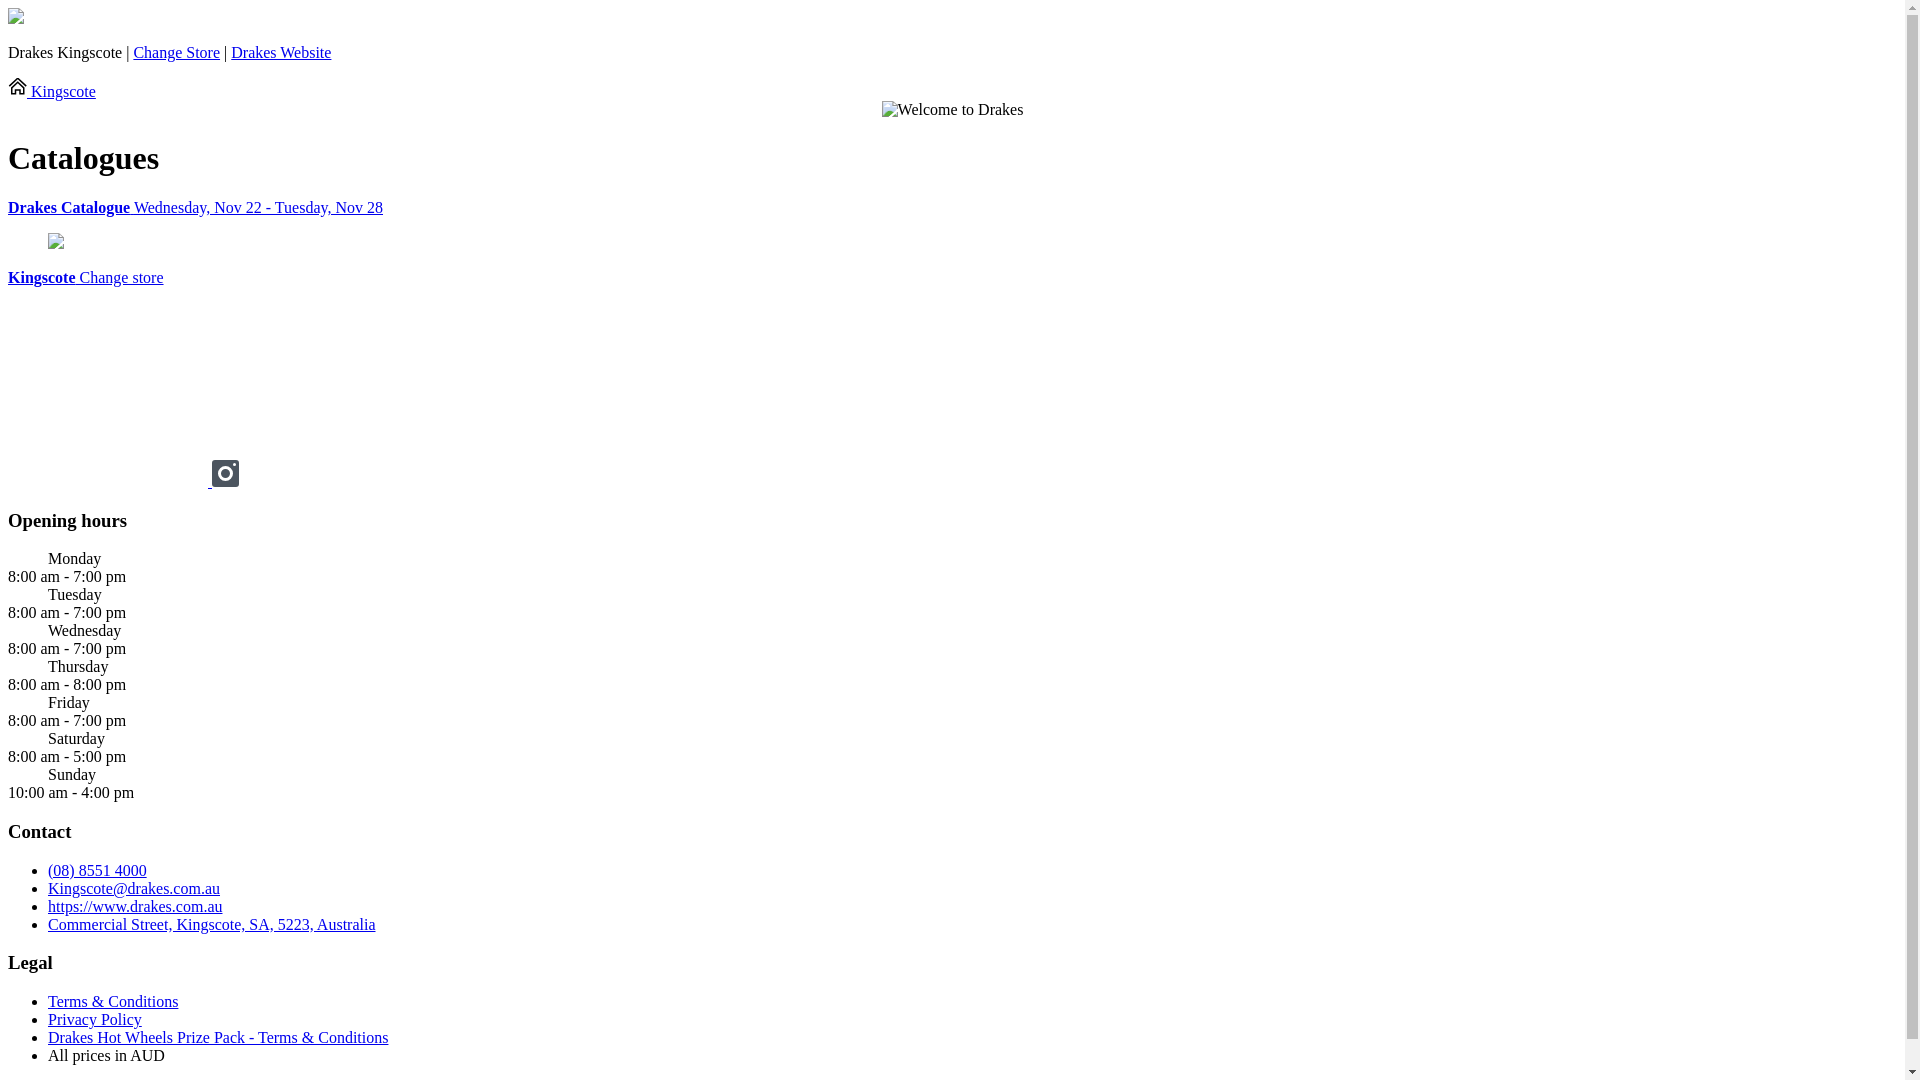 Image resolution: width=1920 pixels, height=1080 pixels. I want to click on 'Drakes Hot Wheels Prize Pack - Terms & Conditions', so click(217, 1036).